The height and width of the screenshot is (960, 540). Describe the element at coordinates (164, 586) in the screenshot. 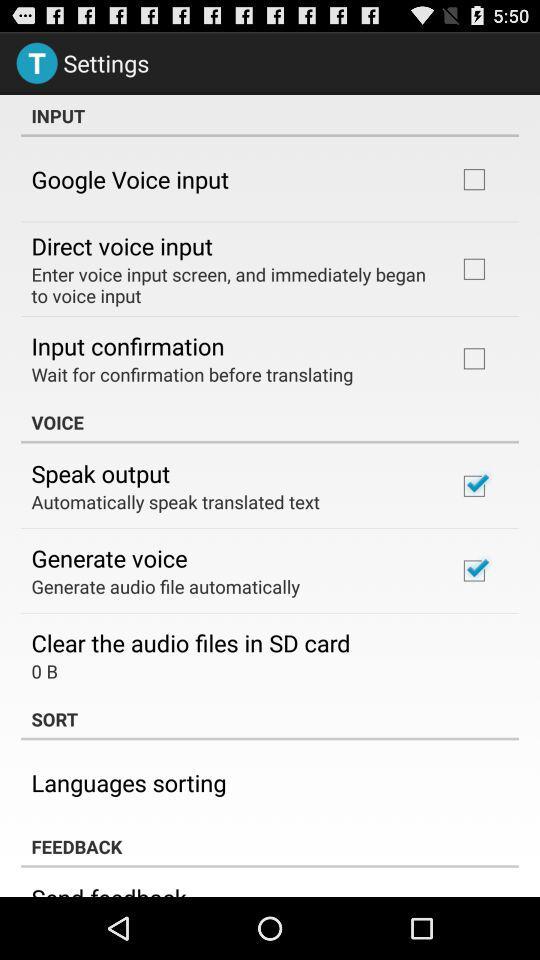

I see `the icon below generate voice icon` at that location.